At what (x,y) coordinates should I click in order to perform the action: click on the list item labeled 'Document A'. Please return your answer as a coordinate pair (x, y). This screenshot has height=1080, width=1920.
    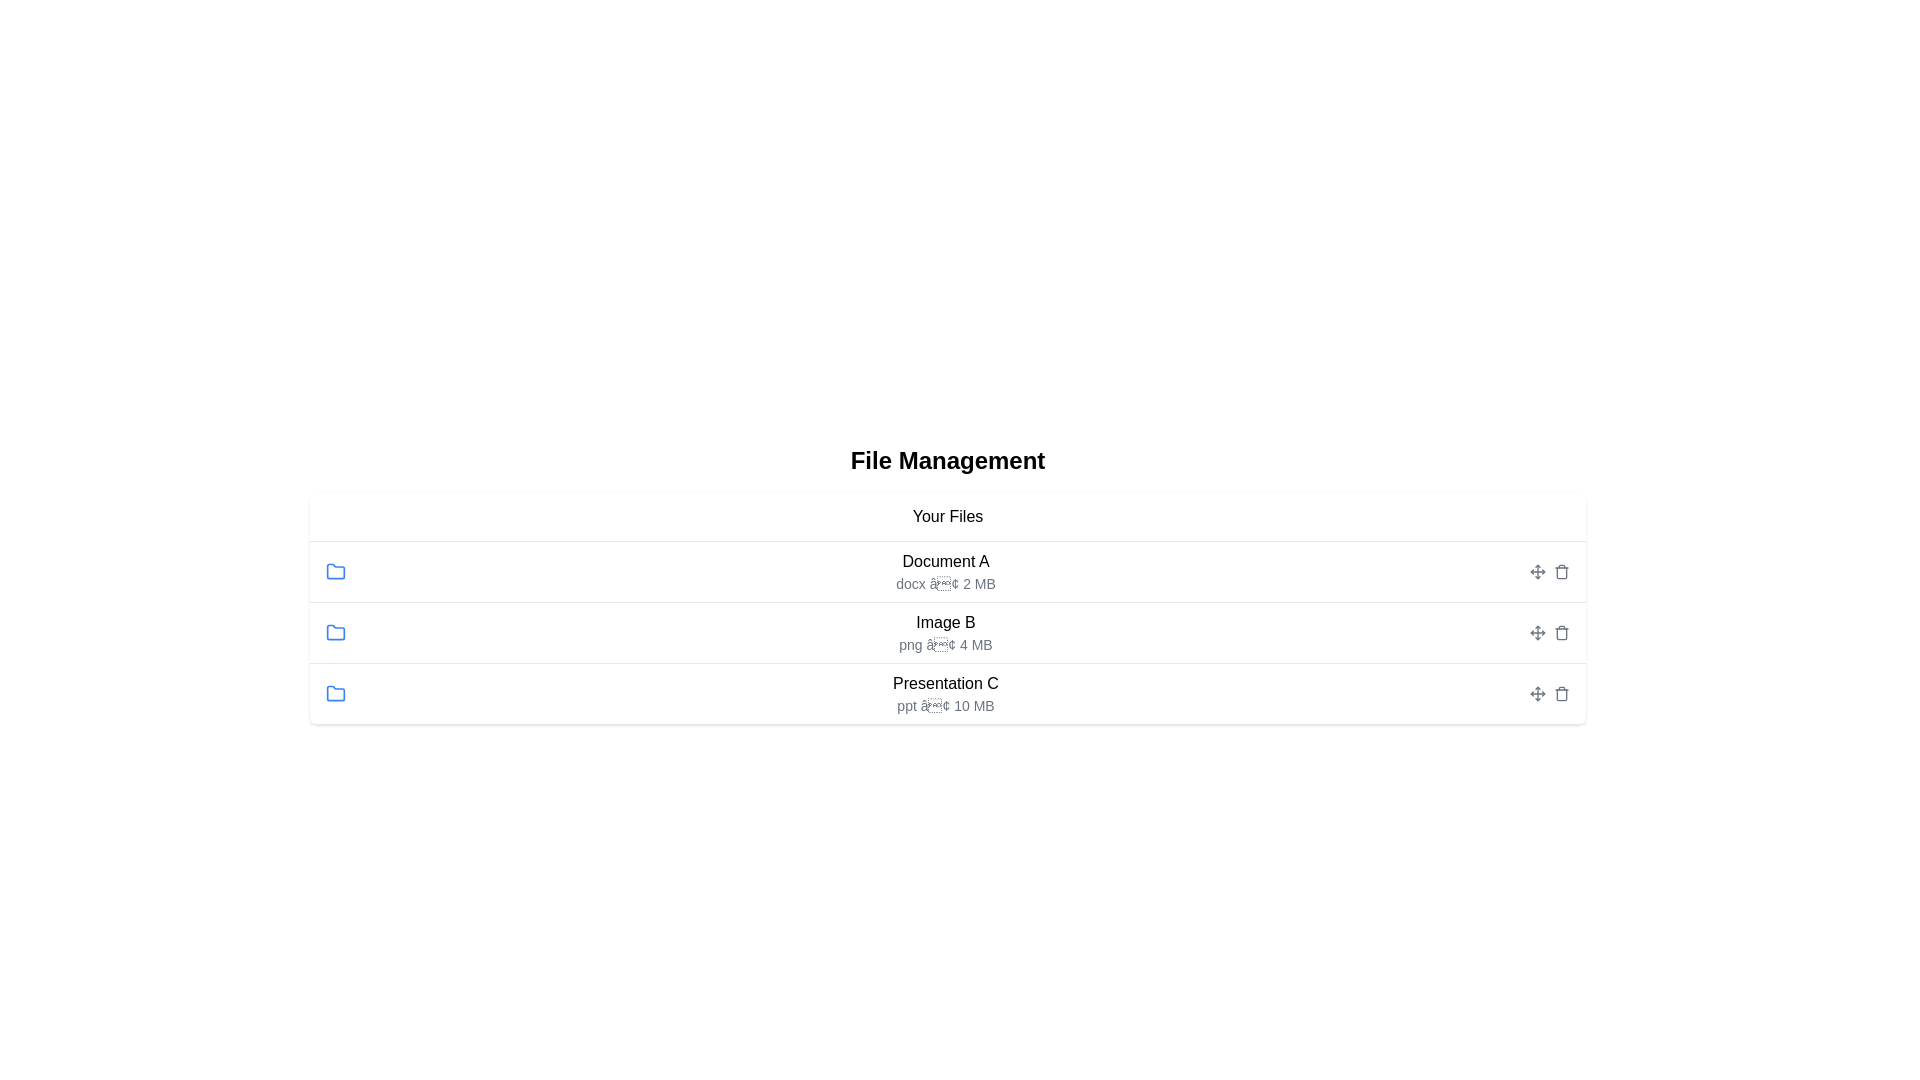
    Looking at the image, I should click on (947, 572).